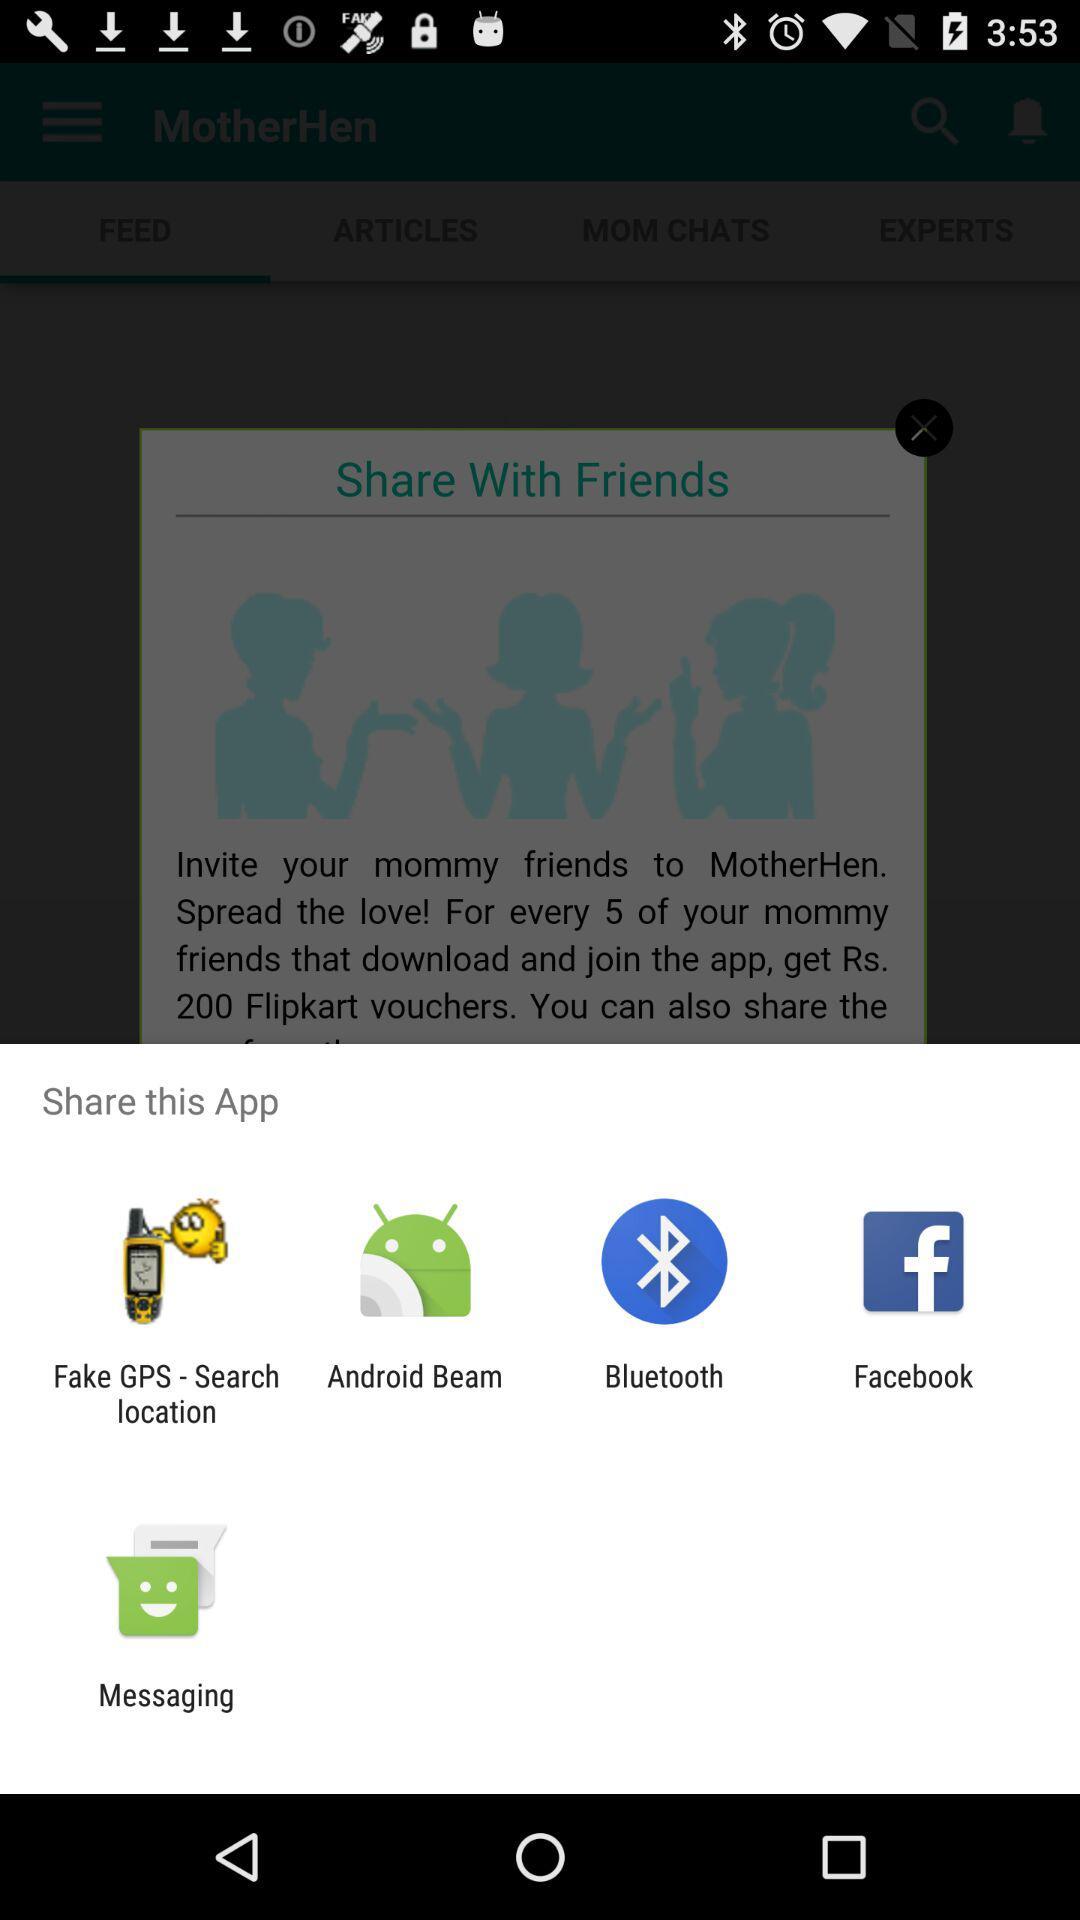 Image resolution: width=1080 pixels, height=1920 pixels. I want to click on item next to the bluetooth item, so click(414, 1392).